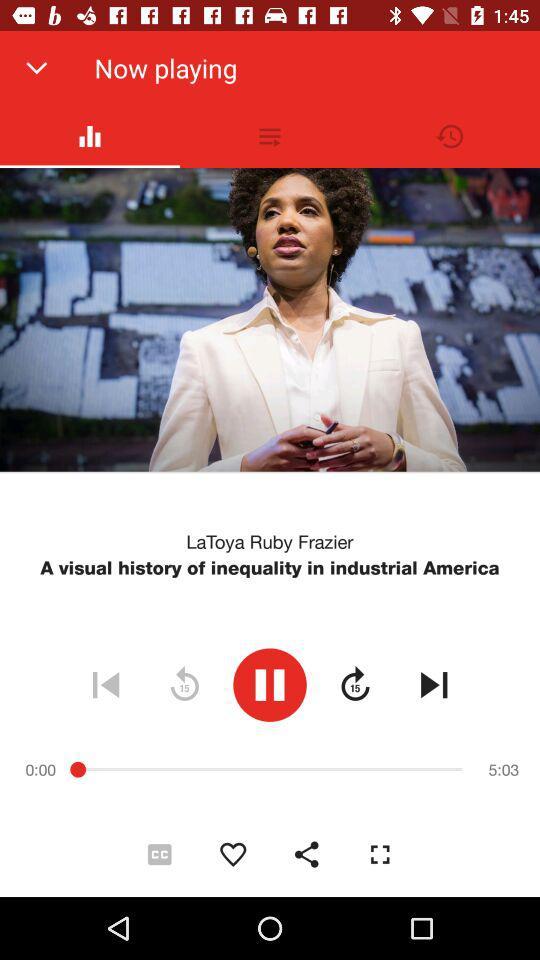 The image size is (540, 960). Describe the element at coordinates (105, 684) in the screenshot. I see `the icon below the a visual history icon` at that location.